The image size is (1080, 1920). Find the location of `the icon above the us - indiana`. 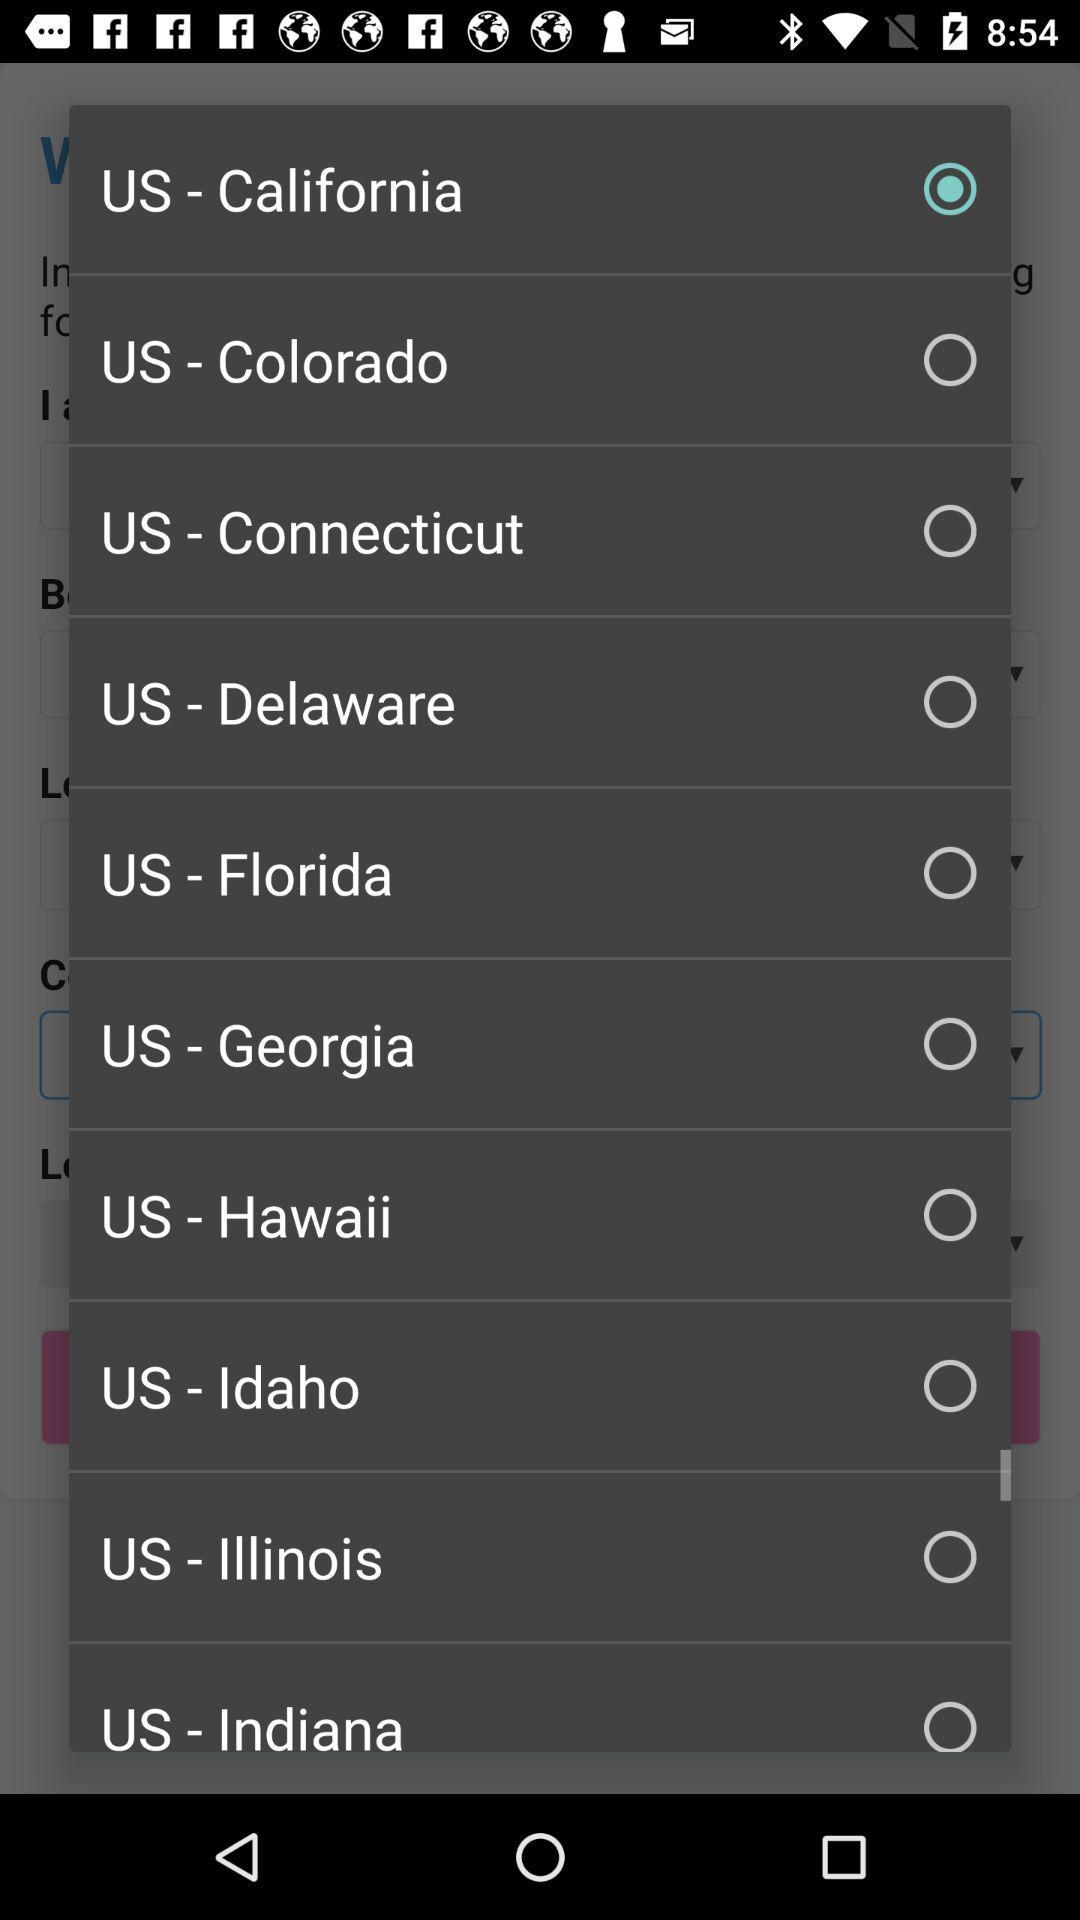

the icon above the us - indiana is located at coordinates (540, 1555).